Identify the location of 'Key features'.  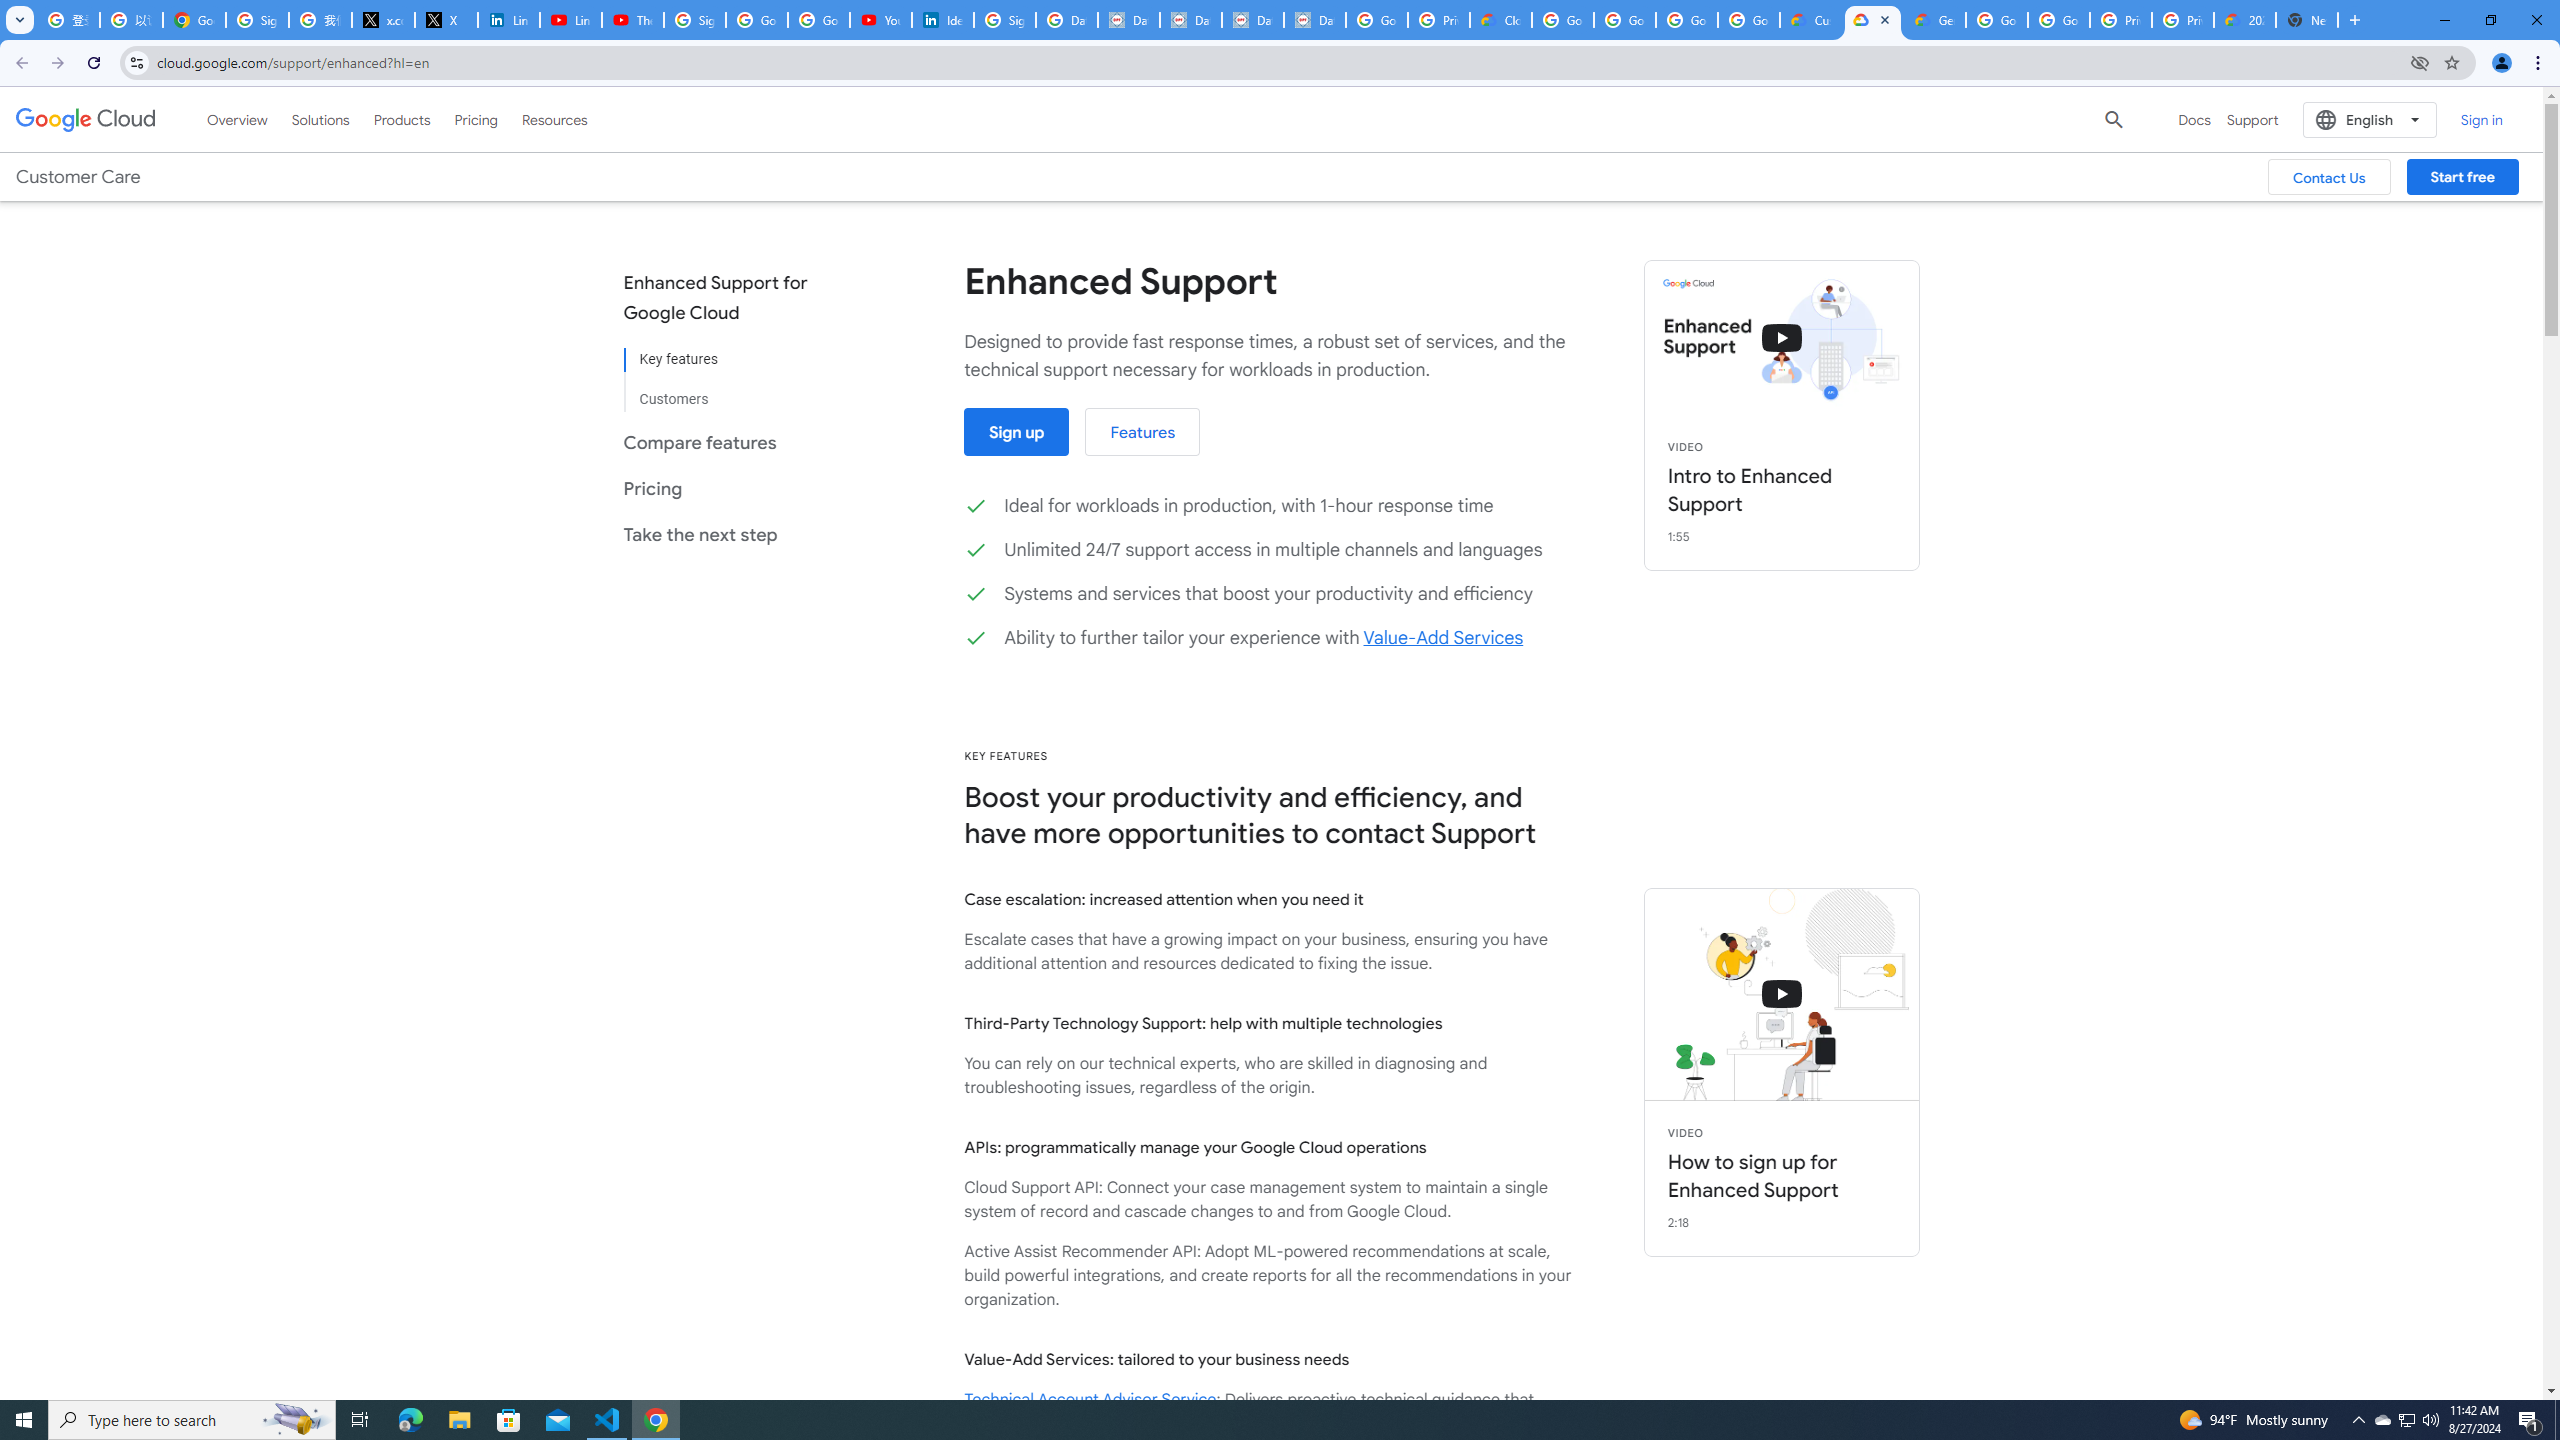
(729, 360).